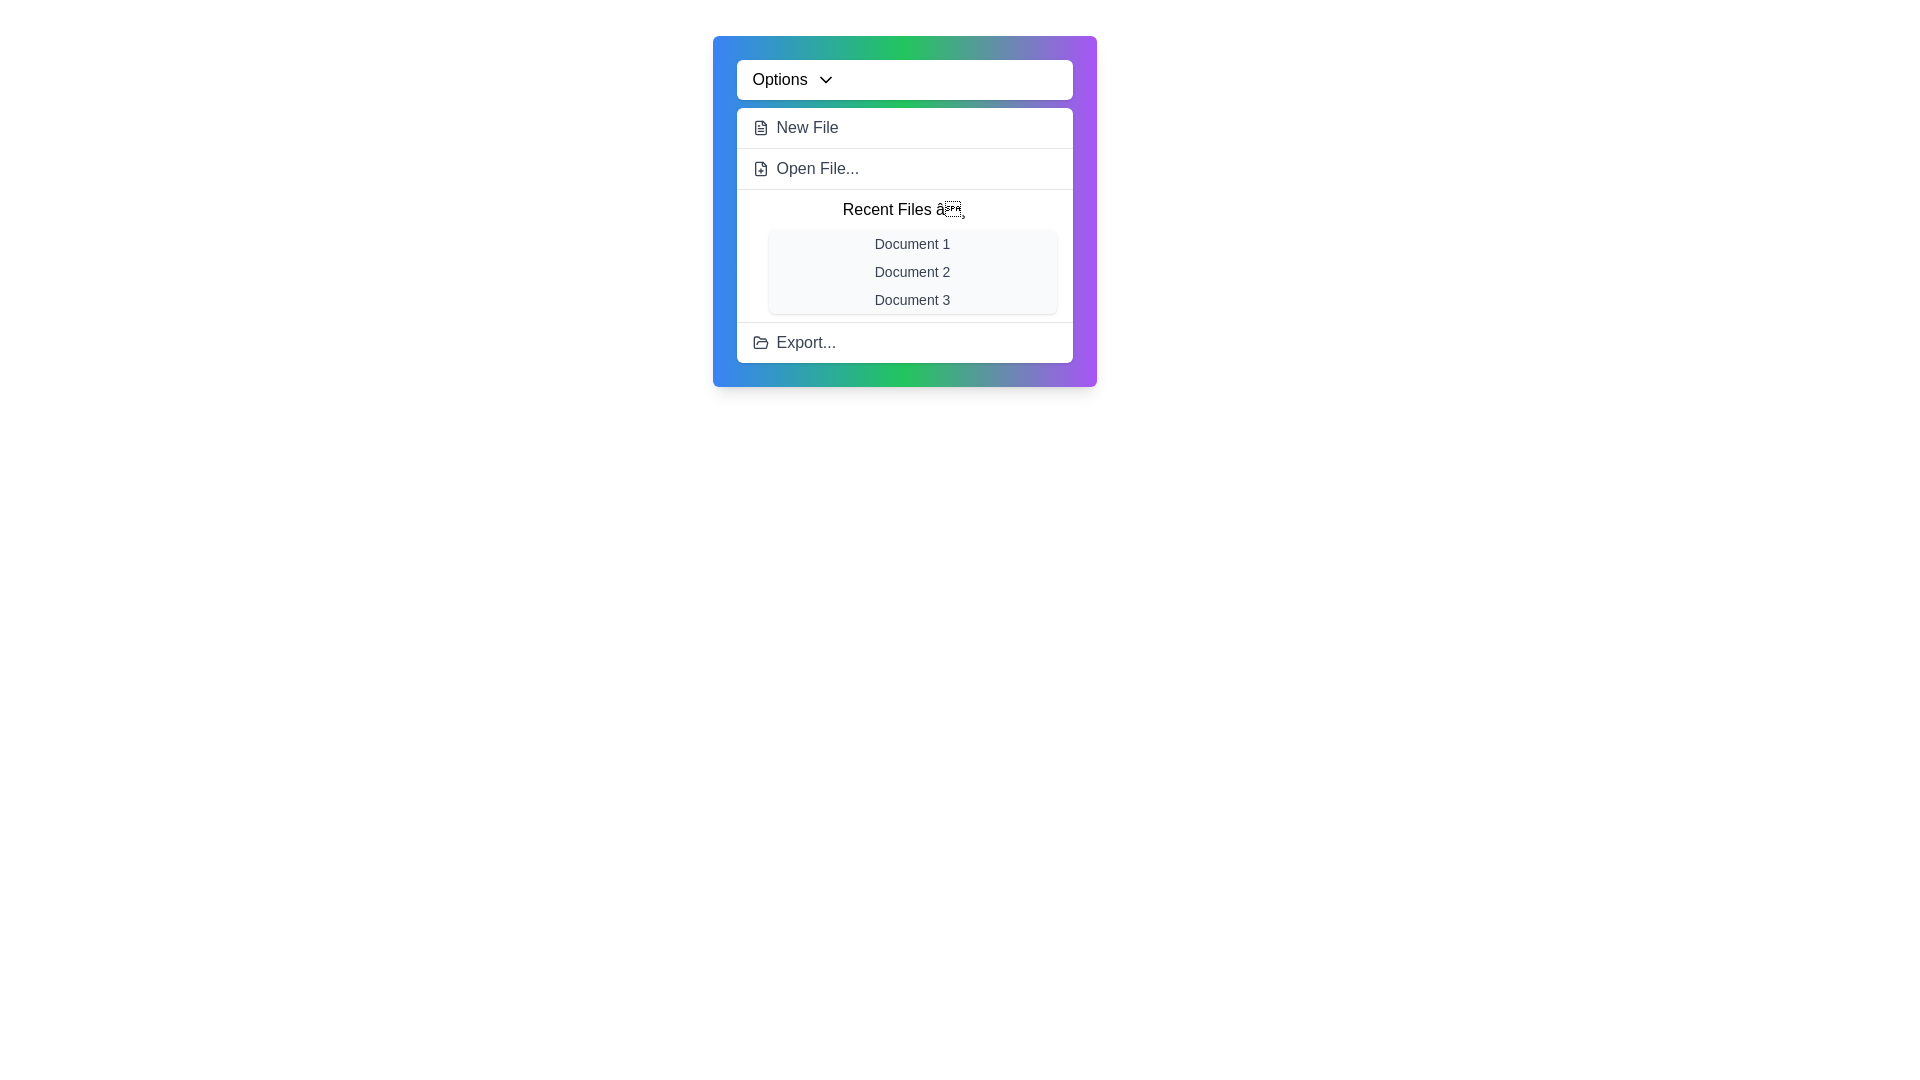 This screenshot has height=1080, width=1920. Describe the element at coordinates (903, 167) in the screenshot. I see `the 'Open File...' menu item in the dropdown` at that location.